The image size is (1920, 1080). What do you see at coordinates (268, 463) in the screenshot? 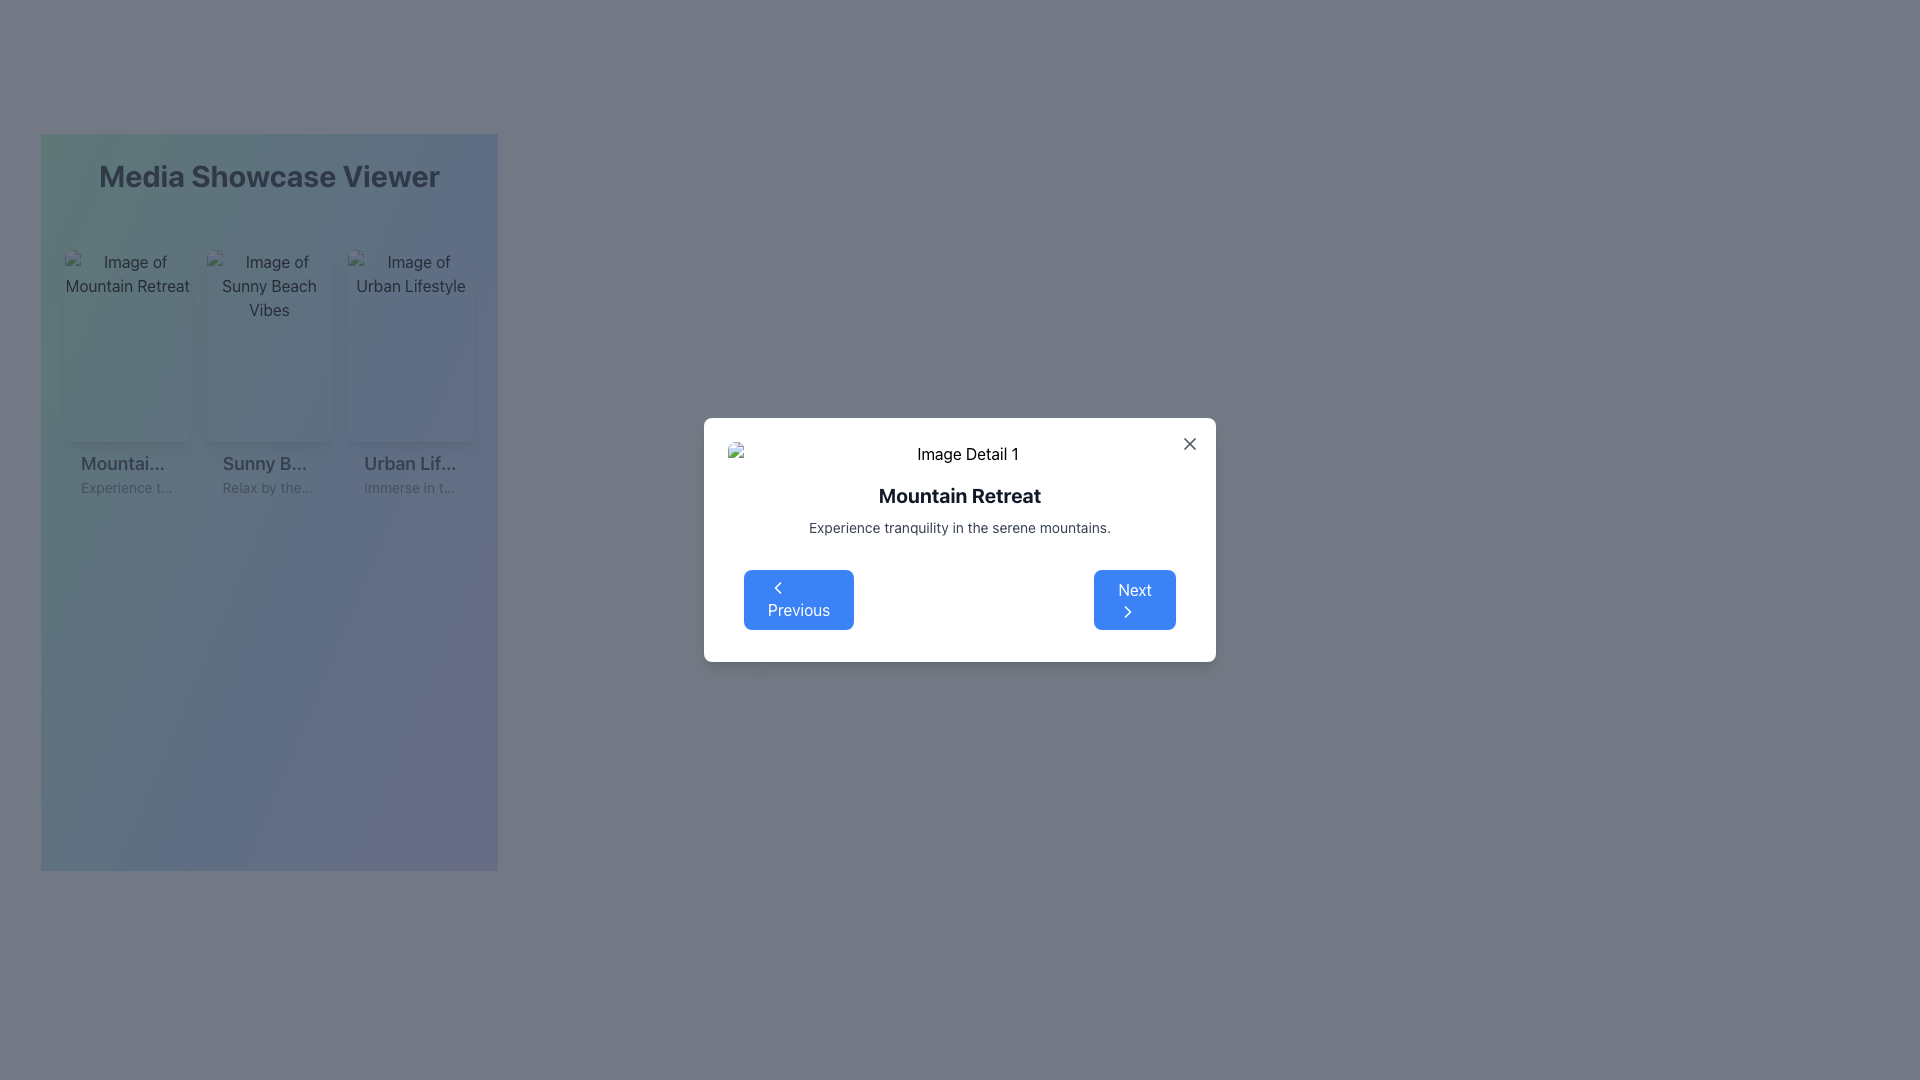
I see `title text of the Text Label located in the second card of a horizontal row of three cards, which provides a summary of the card's content` at bounding box center [268, 463].